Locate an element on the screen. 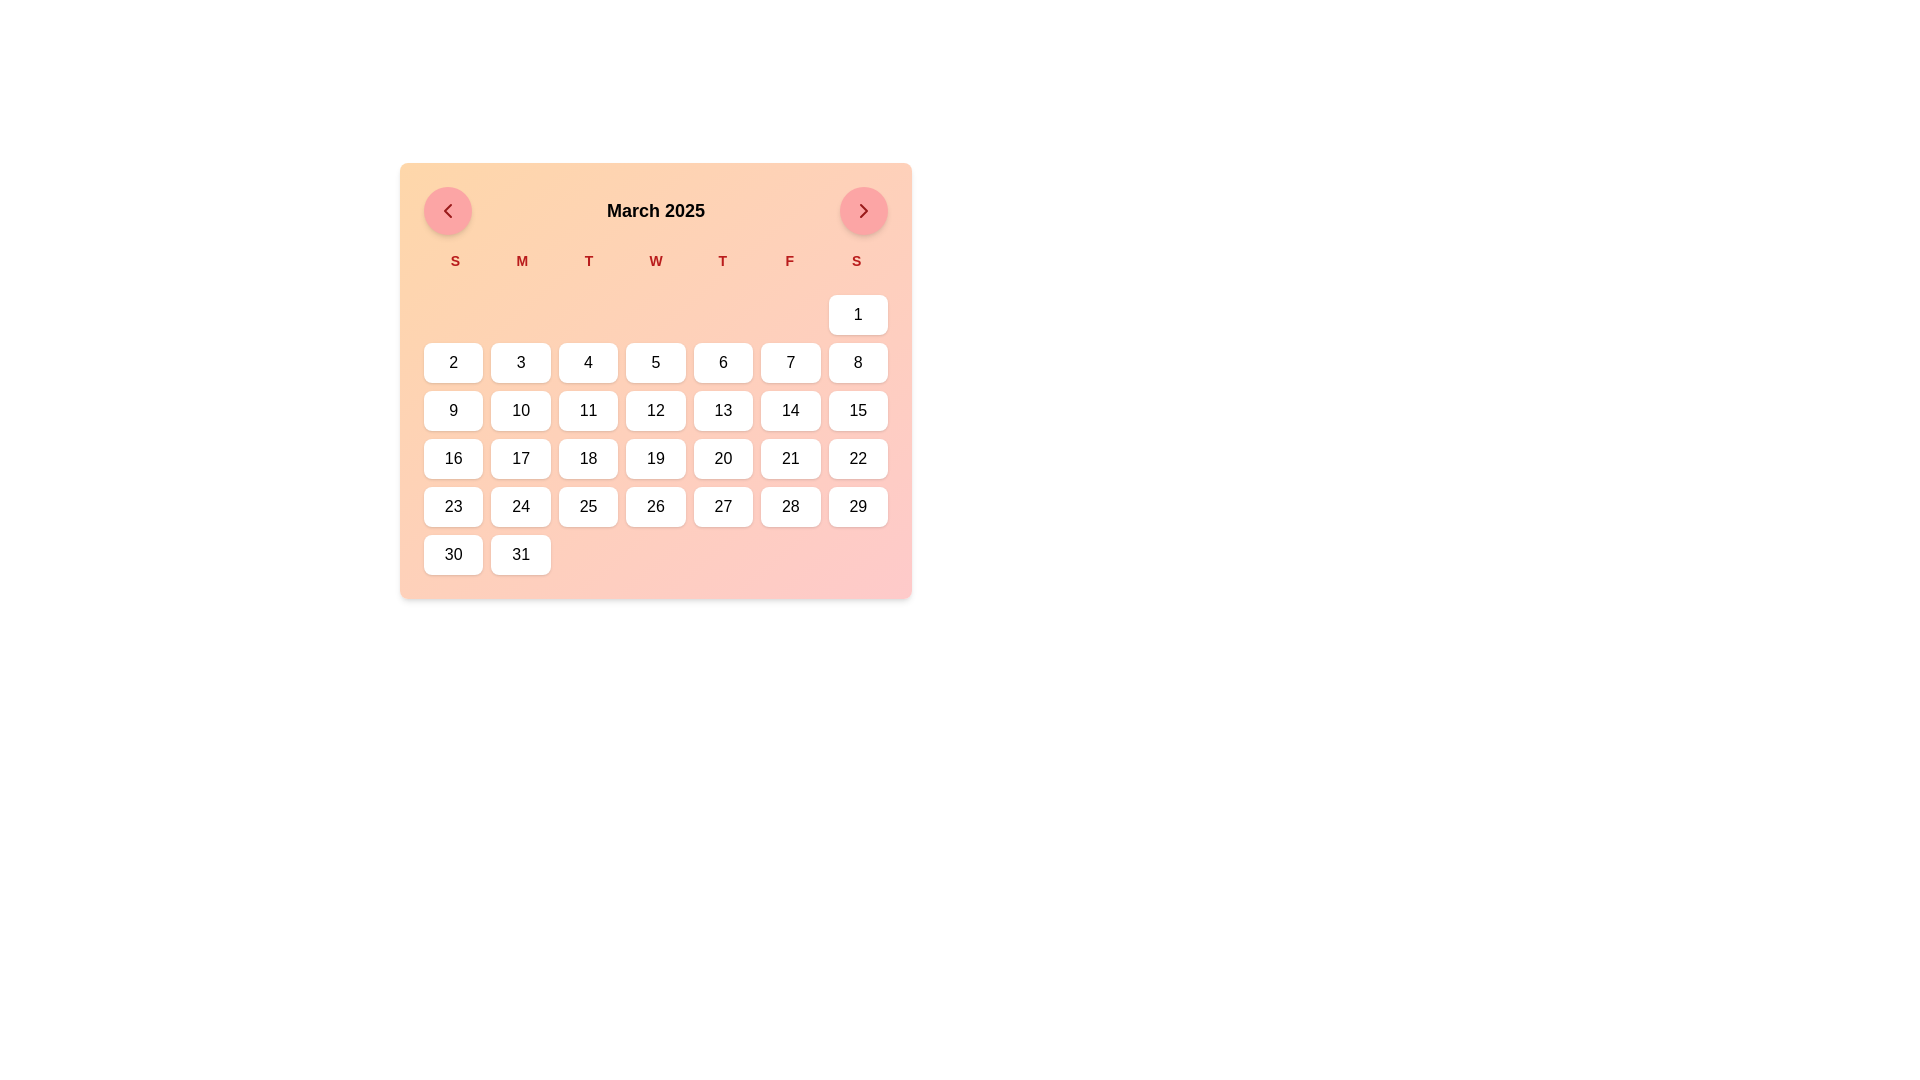 The height and width of the screenshot is (1080, 1920). the circular button with a red background and a right-pointing dark red arrow icon is located at coordinates (864, 211).